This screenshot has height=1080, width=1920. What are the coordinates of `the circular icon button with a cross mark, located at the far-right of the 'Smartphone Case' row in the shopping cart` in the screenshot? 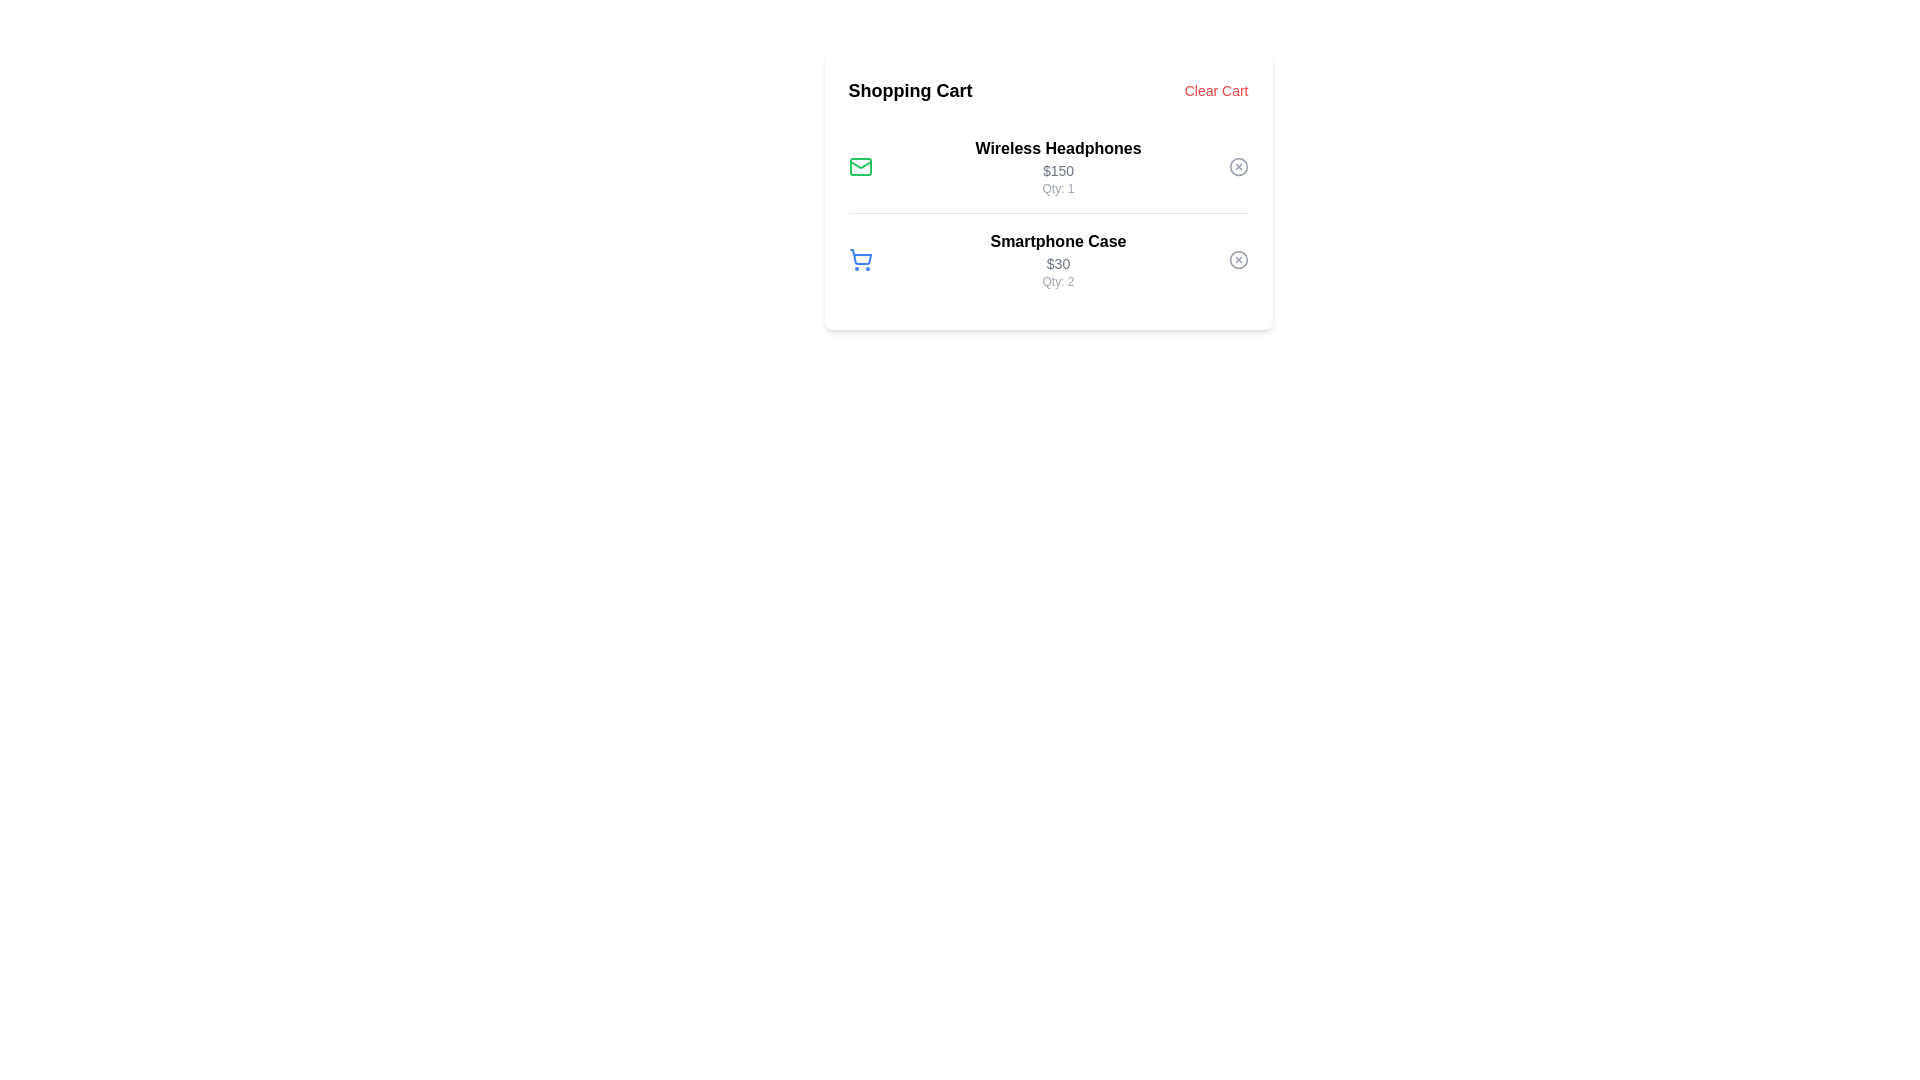 It's located at (1237, 258).